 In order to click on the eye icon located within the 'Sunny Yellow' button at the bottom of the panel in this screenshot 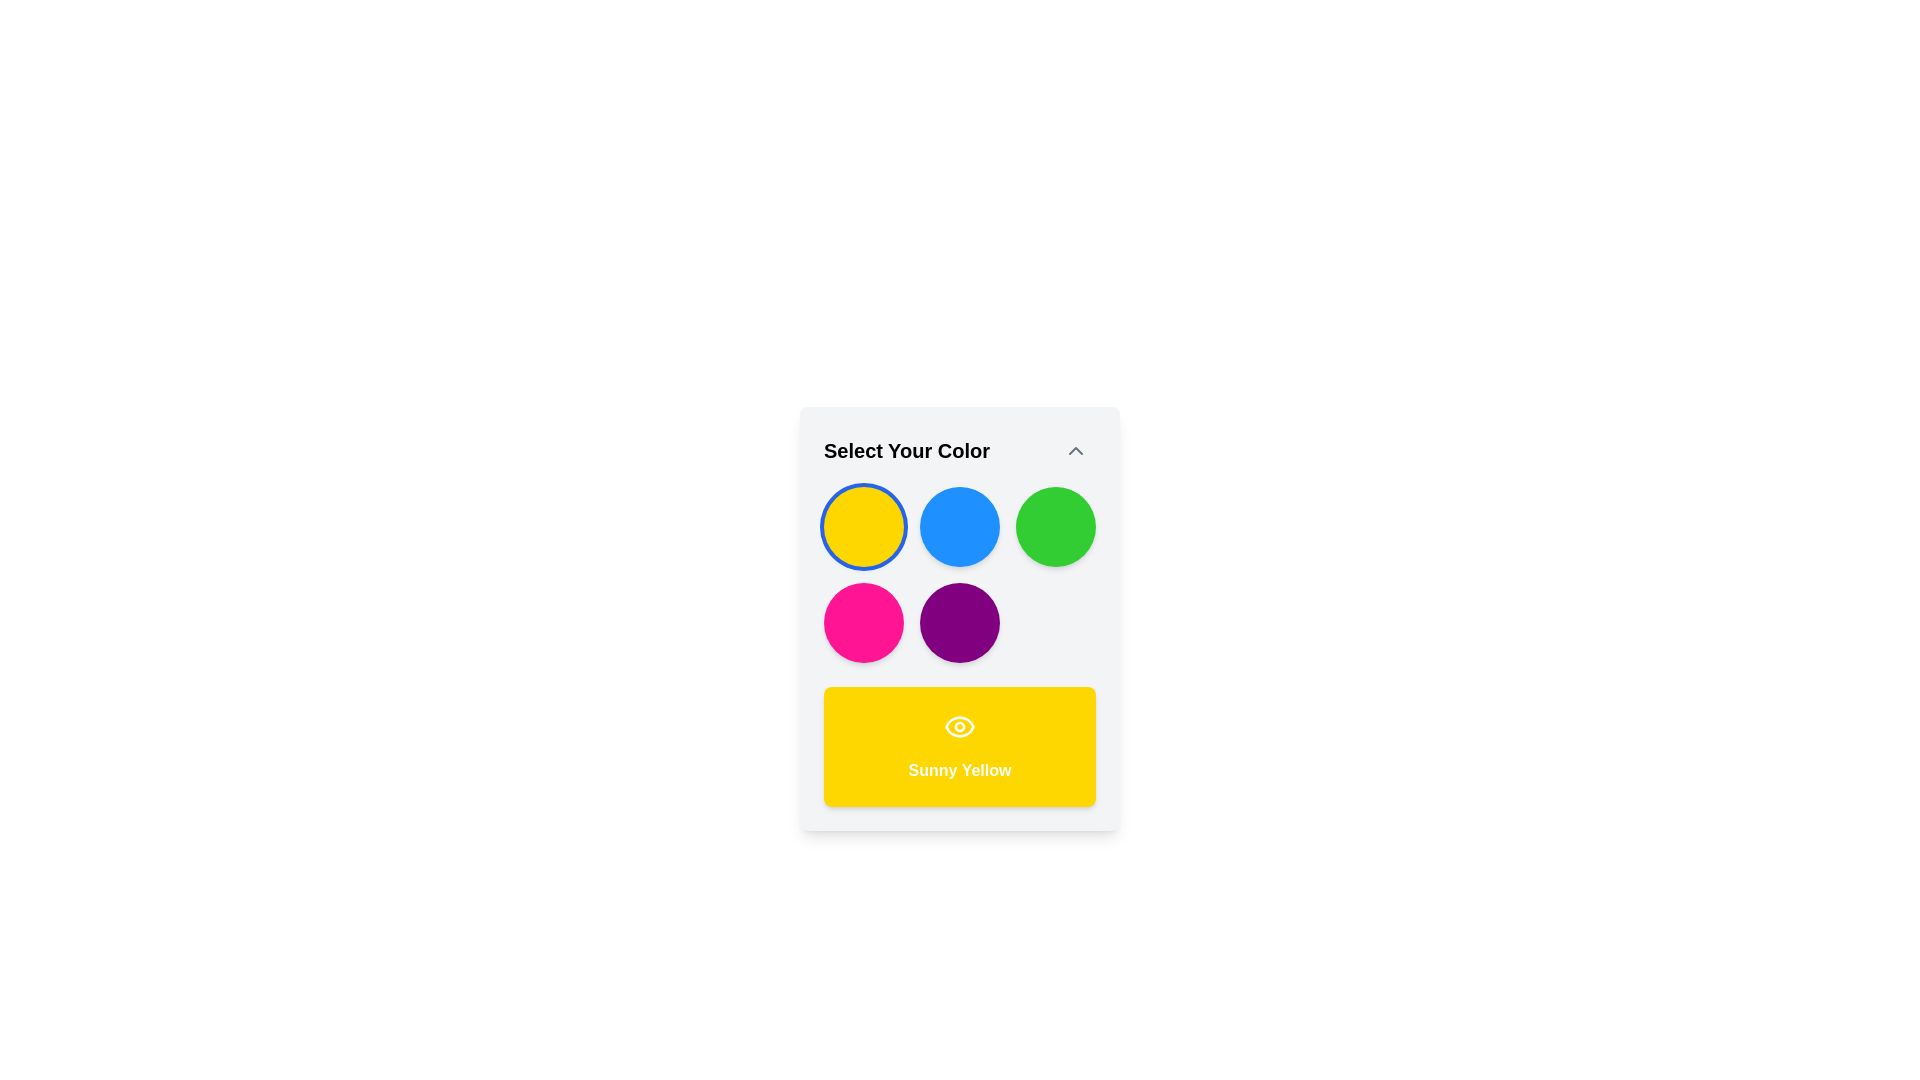, I will do `click(960, 726)`.